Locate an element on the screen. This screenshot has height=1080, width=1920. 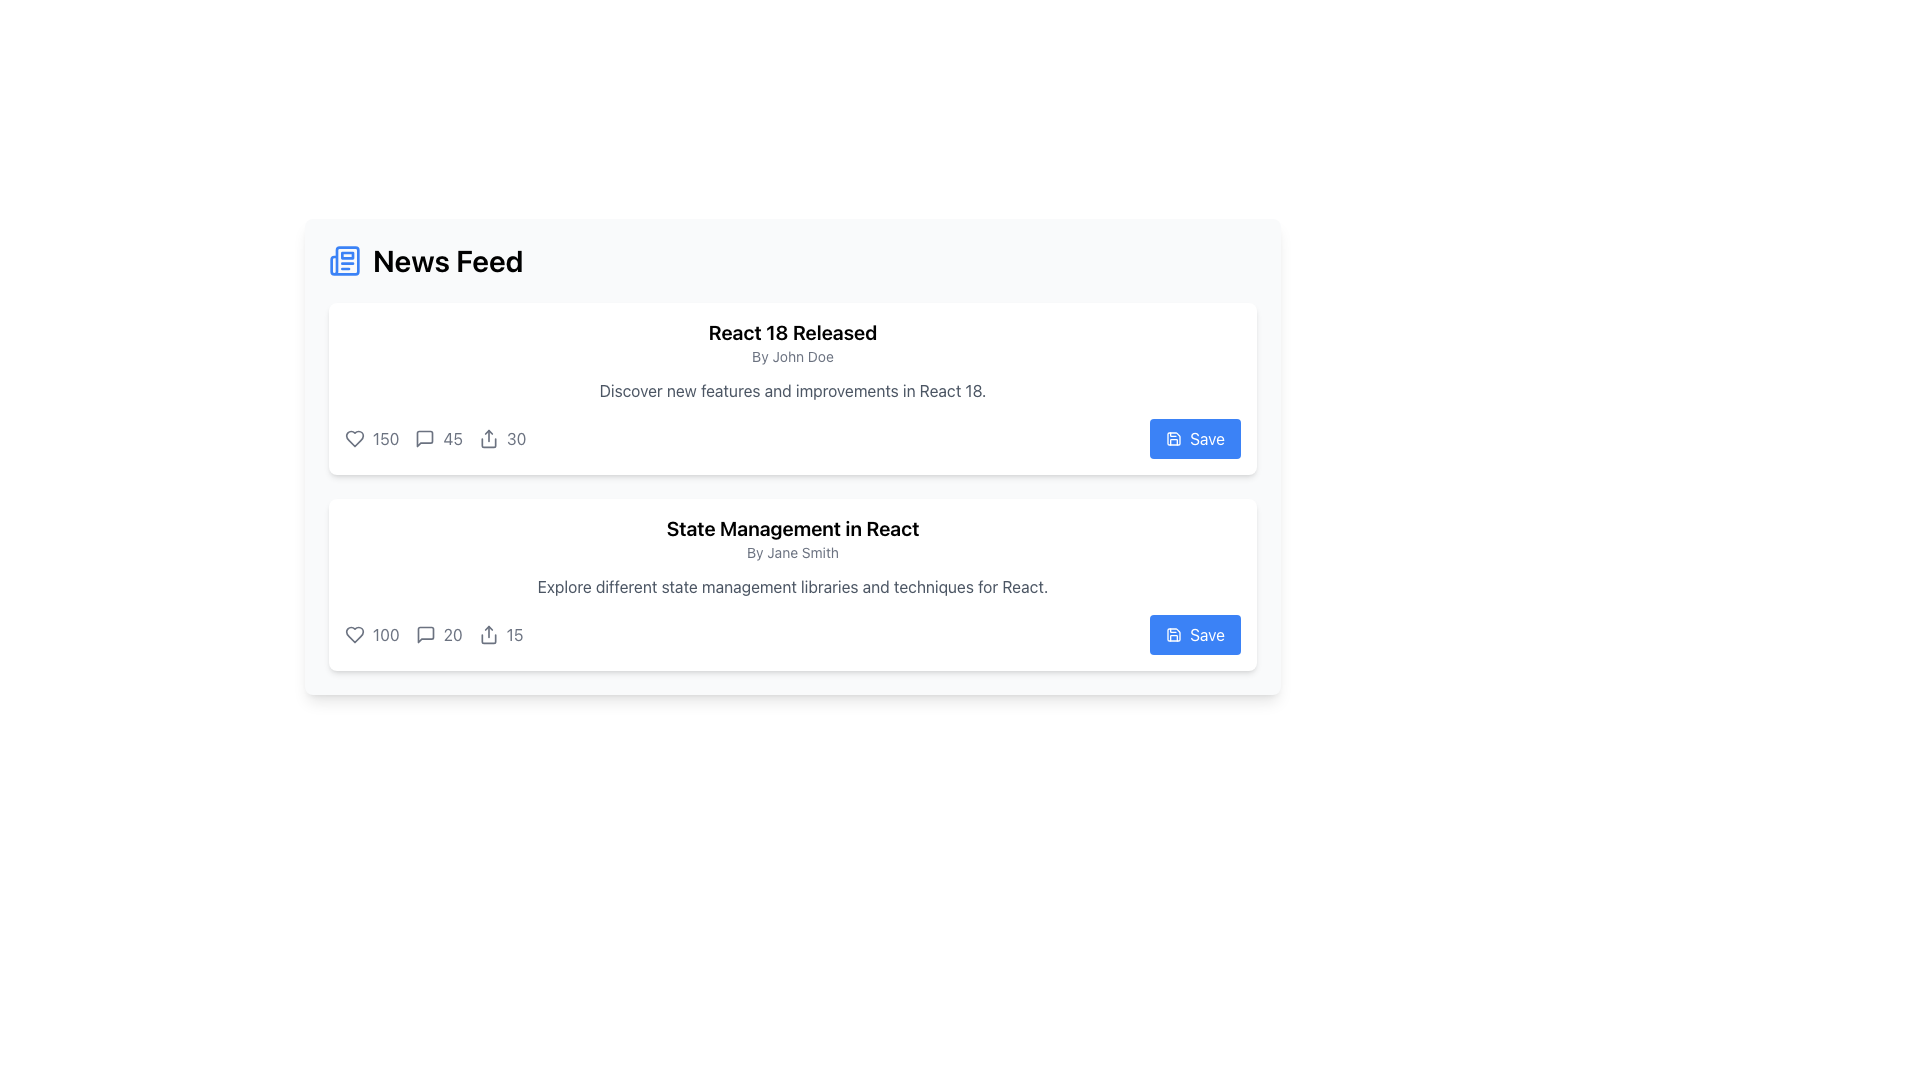
the Information Card about the release of React 18, which is the first card in a vertical list, located beneath the 'News Feed' header is located at coordinates (791, 389).